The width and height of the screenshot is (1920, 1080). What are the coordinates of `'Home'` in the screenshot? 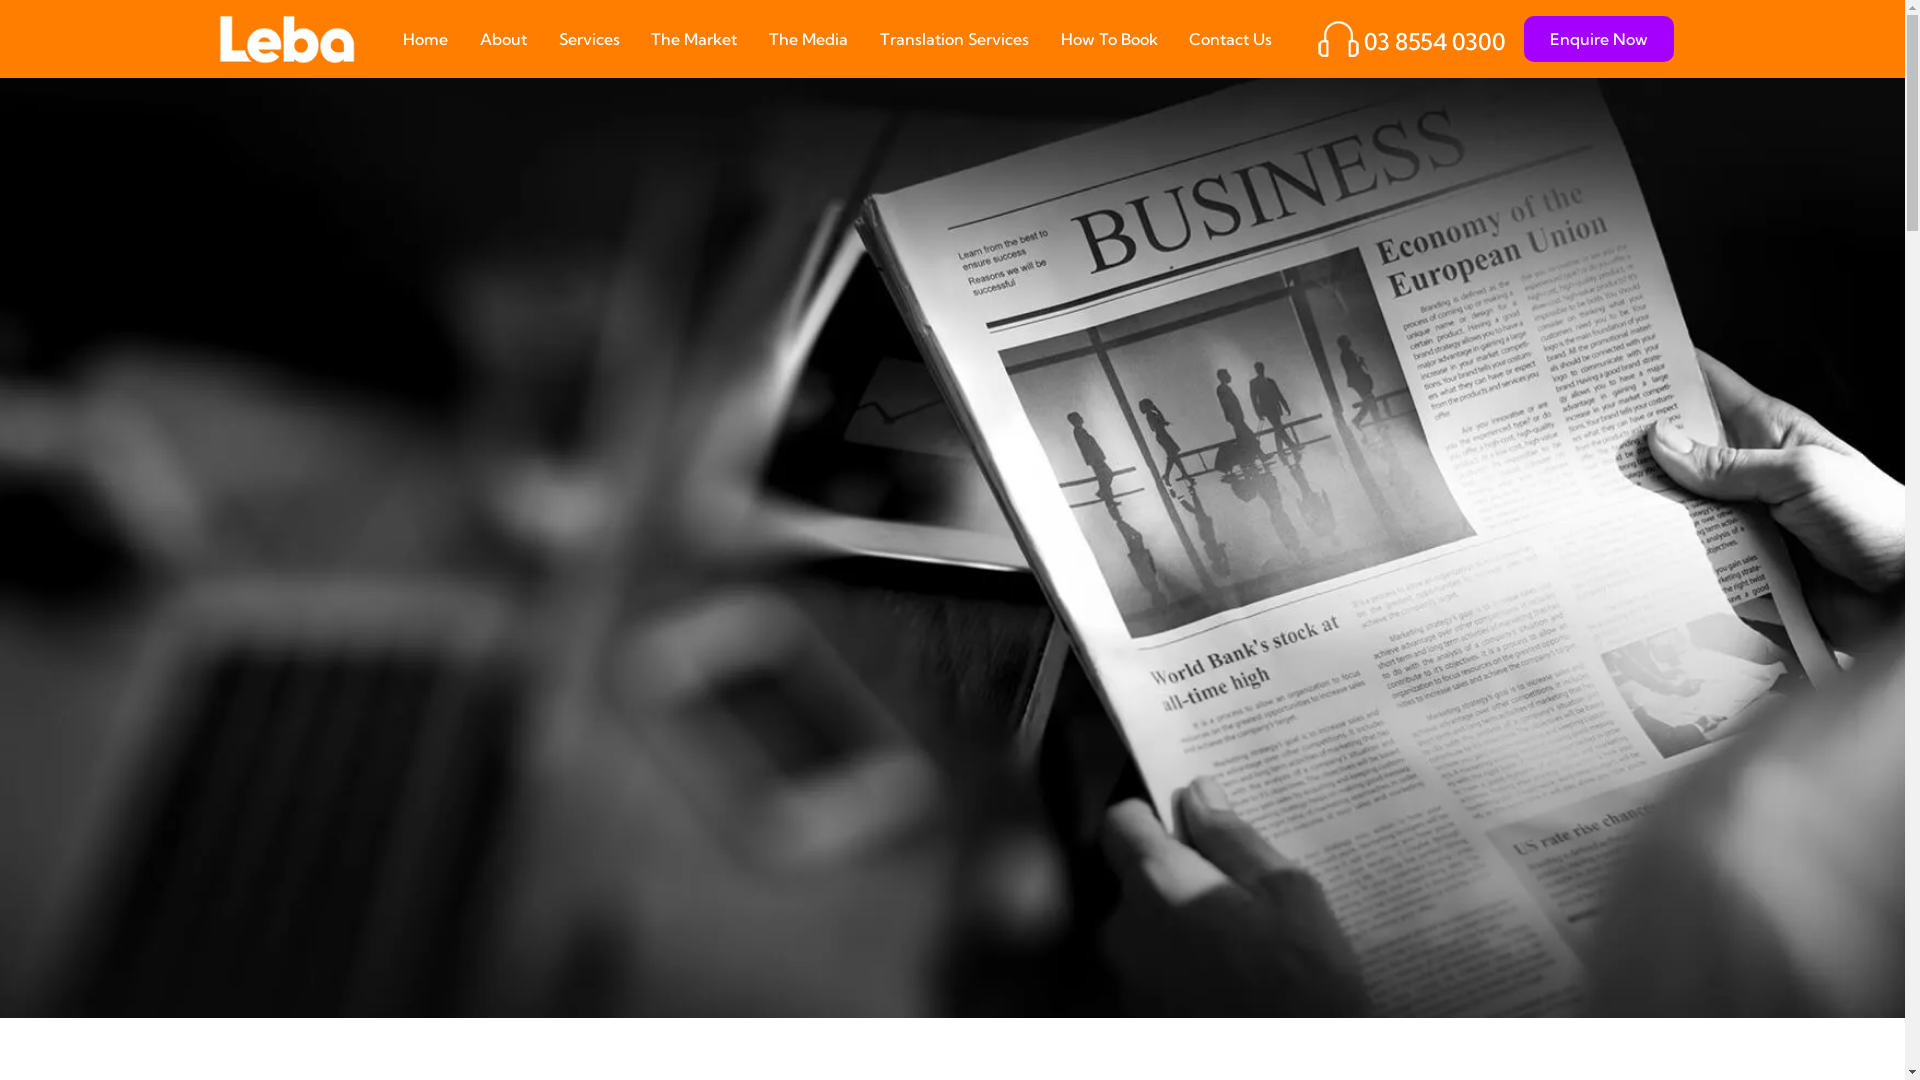 It's located at (424, 38).